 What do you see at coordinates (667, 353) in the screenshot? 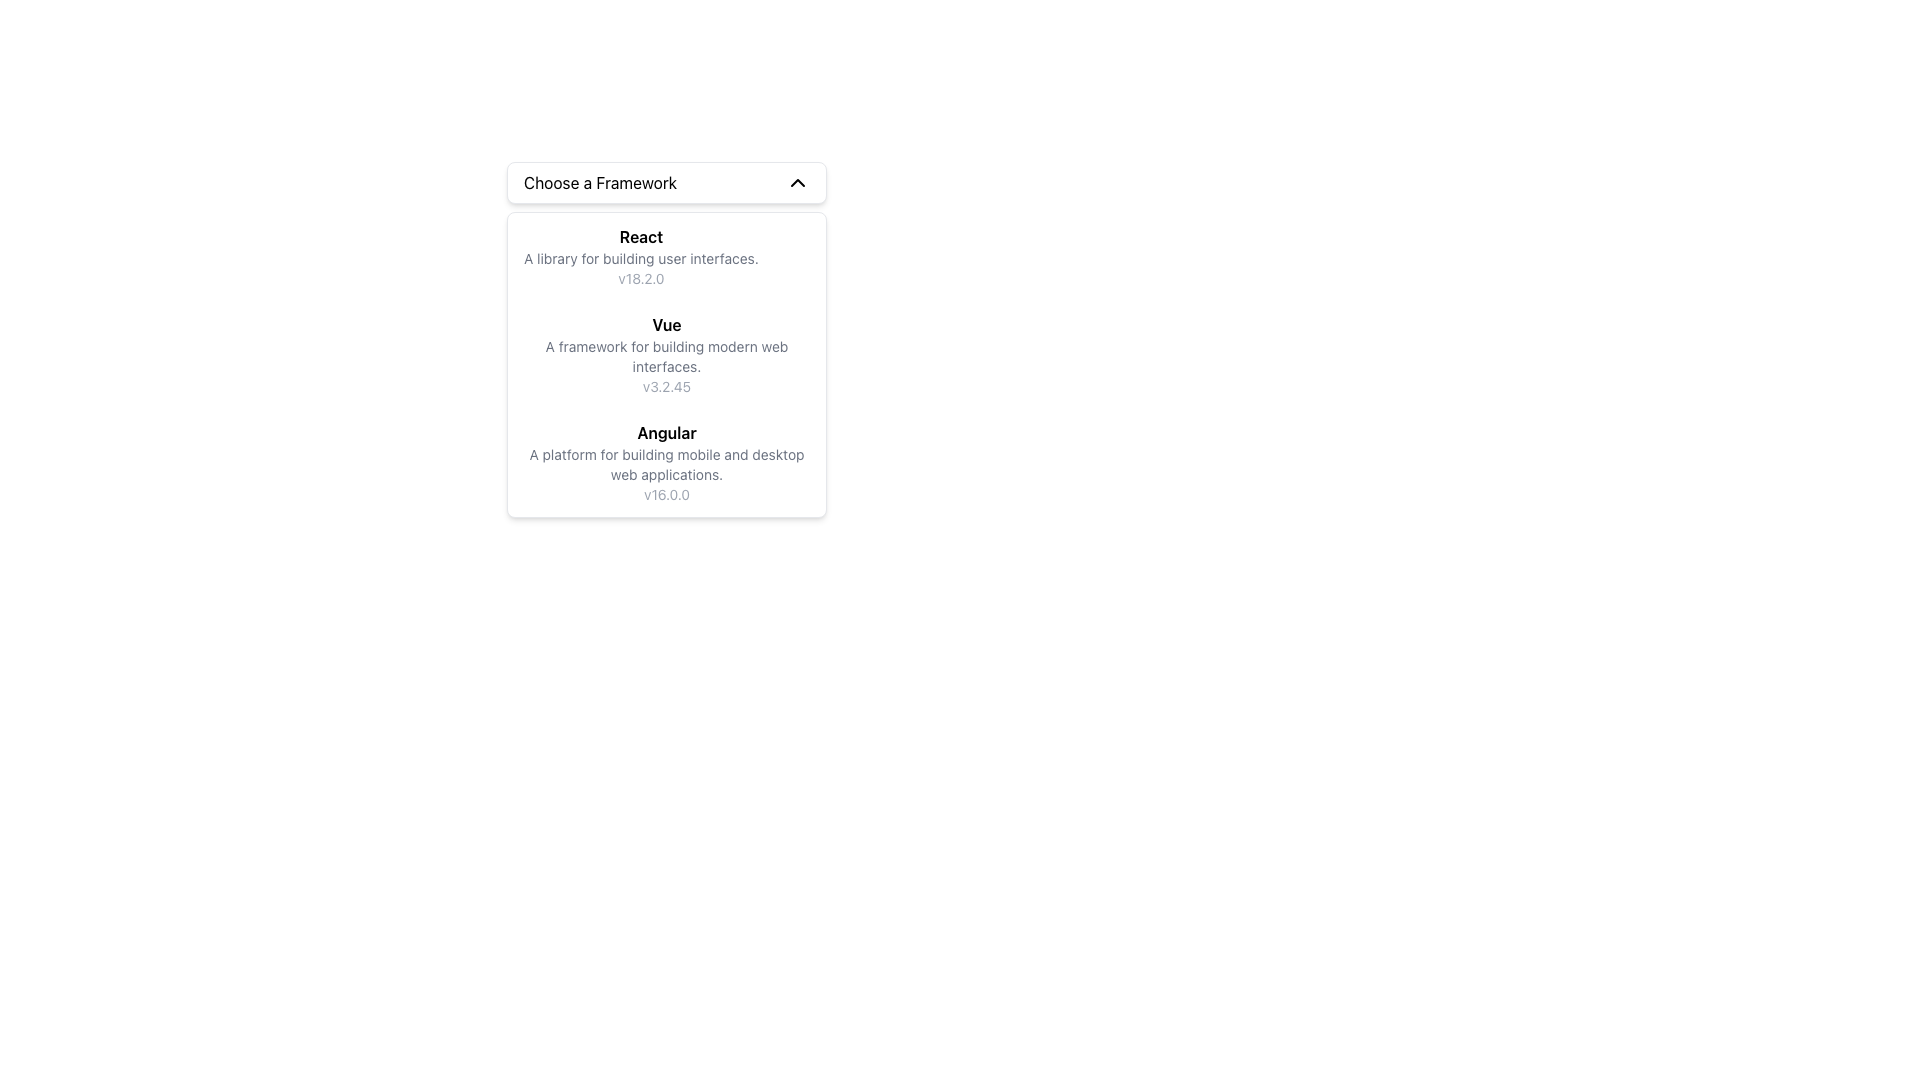
I see `the center of the selectable list item representing the 'Vue' framework` at bounding box center [667, 353].